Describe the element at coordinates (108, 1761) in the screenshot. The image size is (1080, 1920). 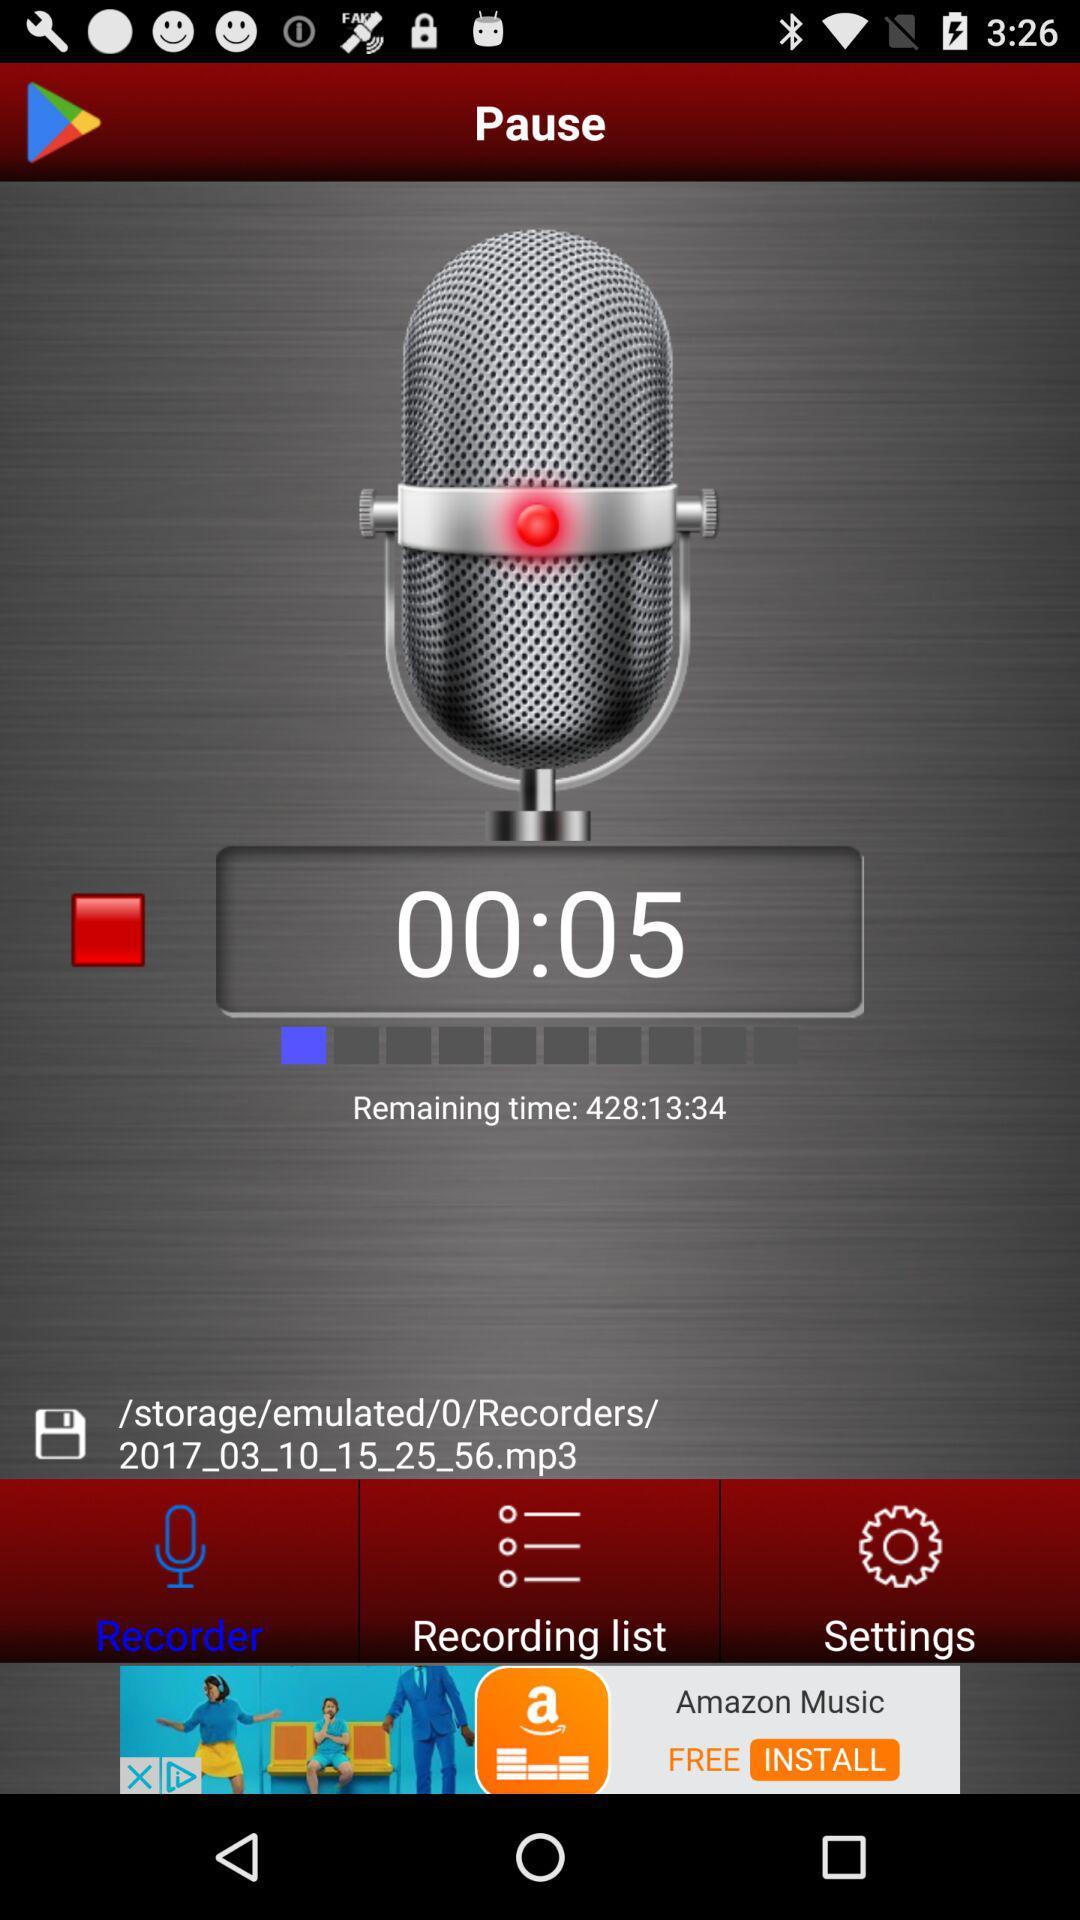
I see `advertisement banner` at that location.